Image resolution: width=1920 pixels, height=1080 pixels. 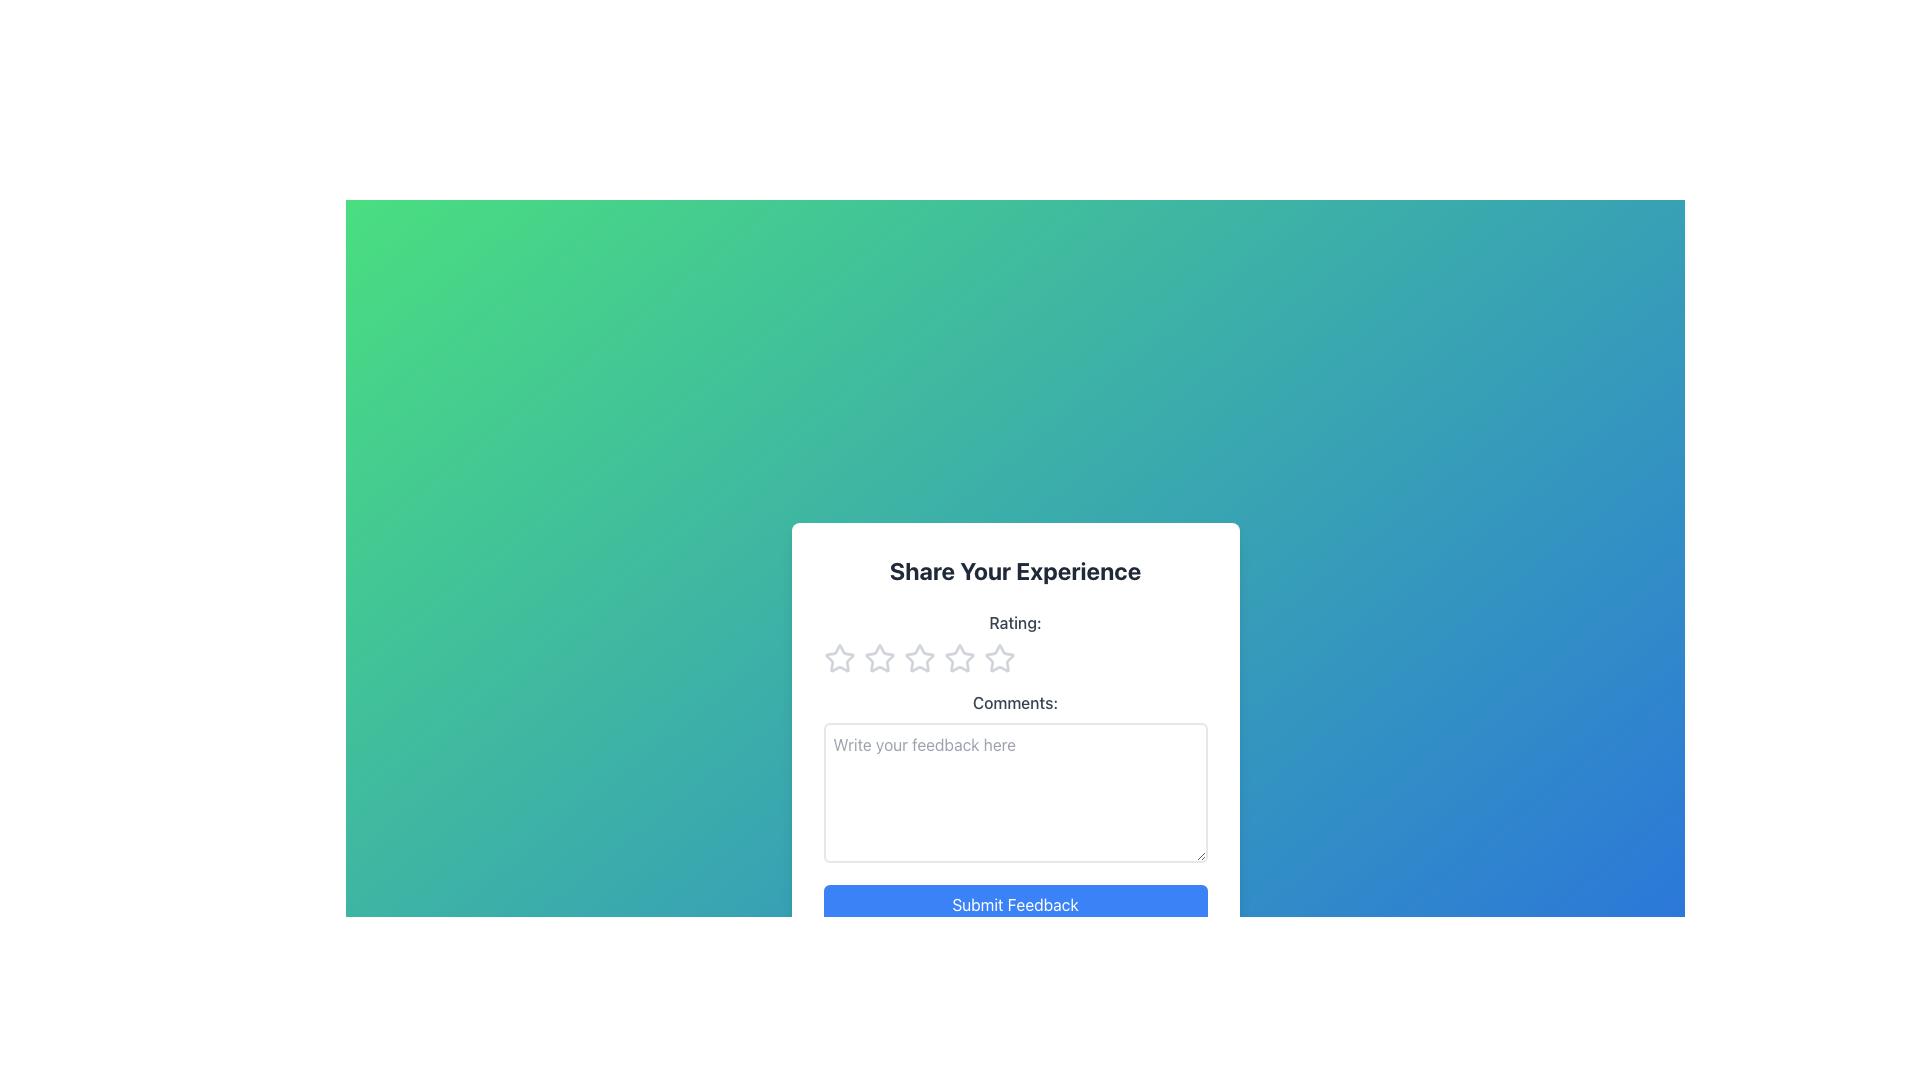 What do you see at coordinates (958, 658) in the screenshot?
I see `the second star icon in the interactive star rating system` at bounding box center [958, 658].